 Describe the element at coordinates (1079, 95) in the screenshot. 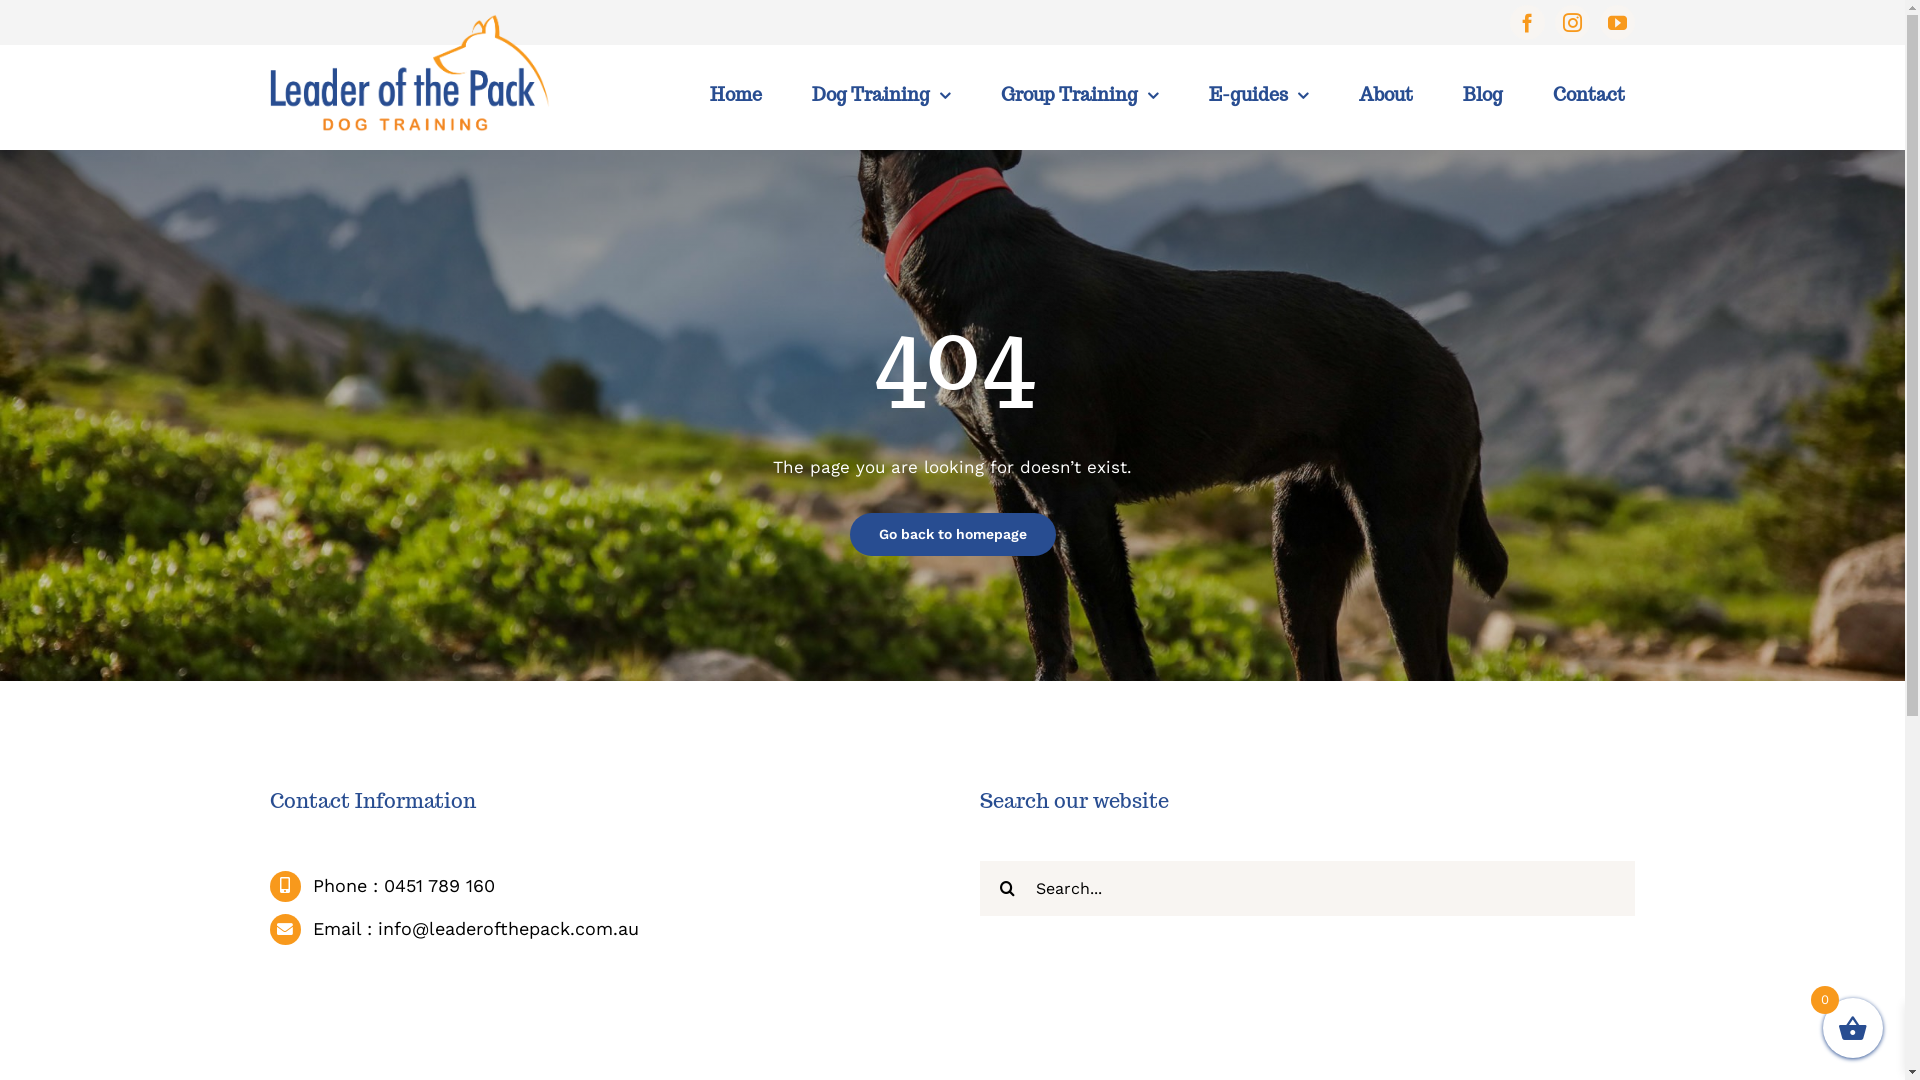

I see `'Group Training'` at that location.